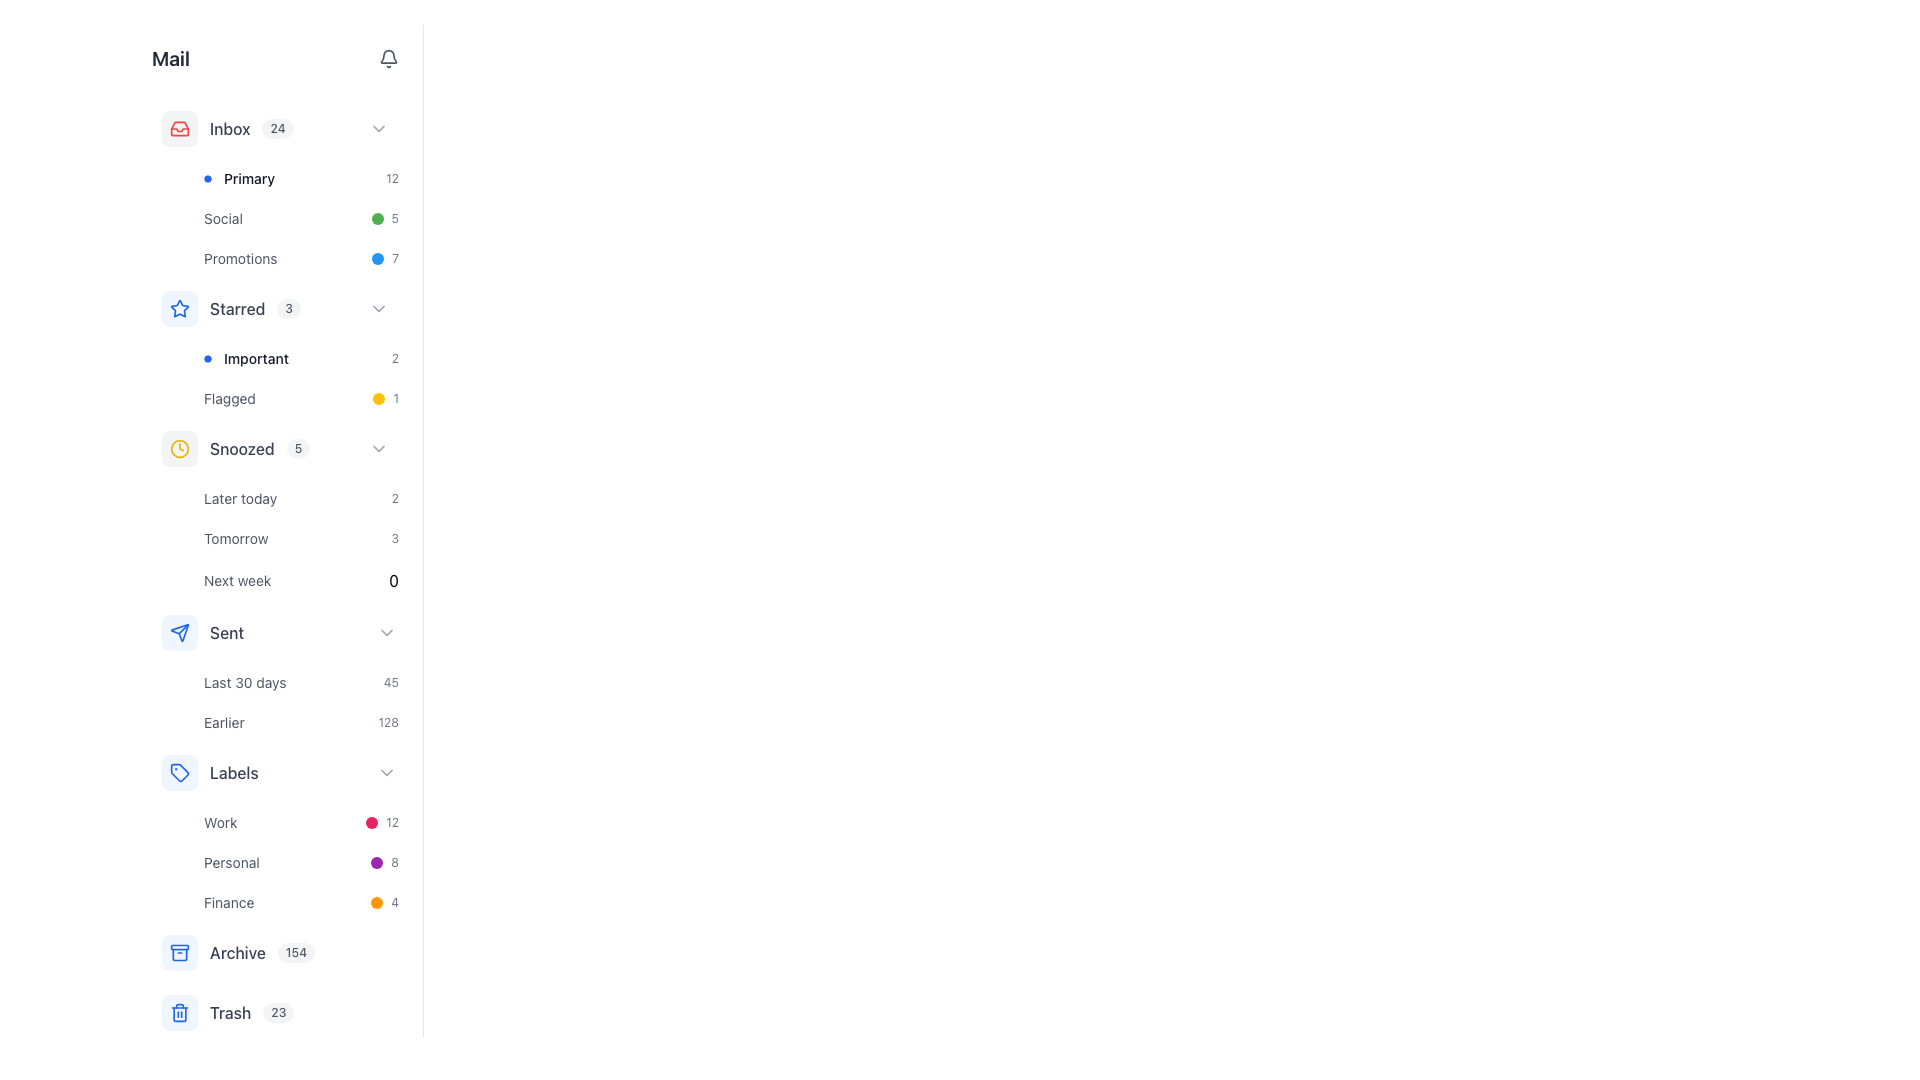 The width and height of the screenshot is (1920, 1080). I want to click on the 'Important' label with icon located directly under the 'Starred' section in the left sidebar, so click(245, 357).